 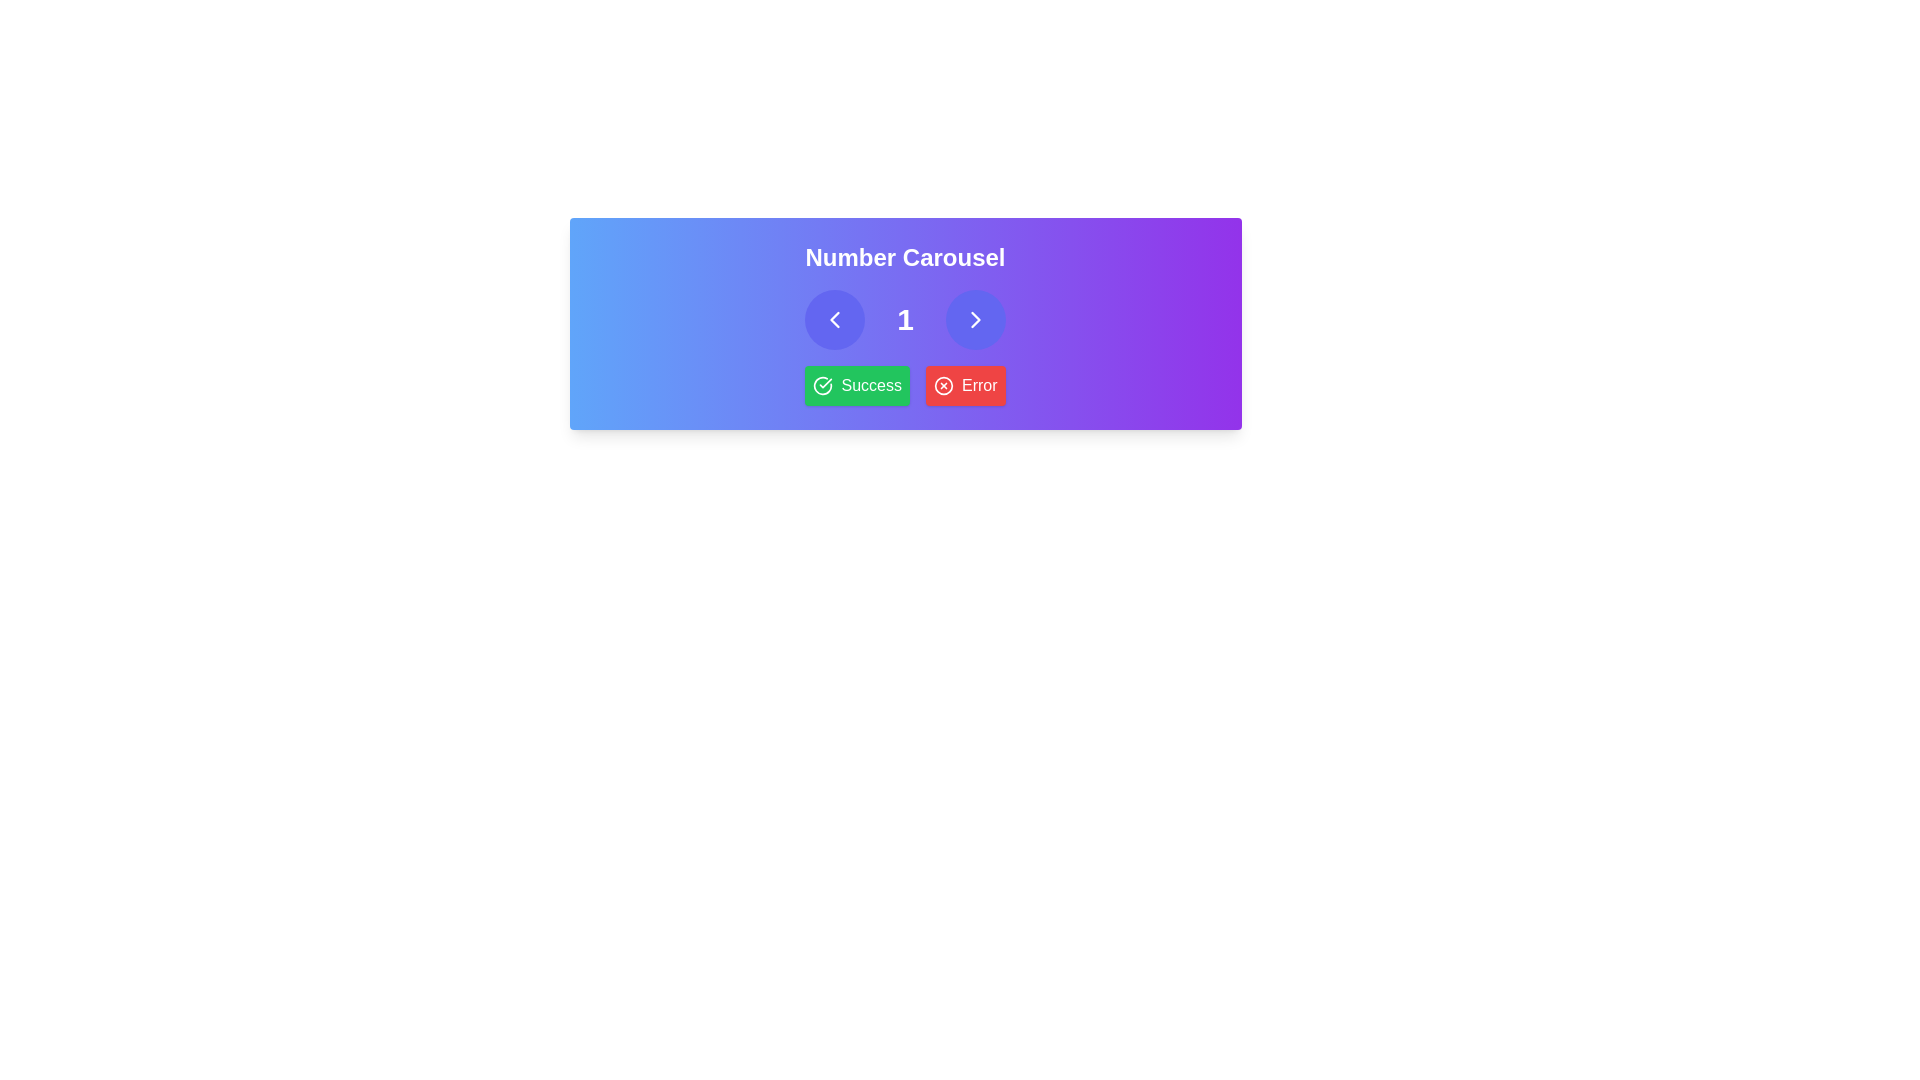 I want to click on the interactive chevron arrow icon located within a circular button, positioned to the right of the visible number '1' in the 'Number Carousel' section, so click(x=975, y=319).